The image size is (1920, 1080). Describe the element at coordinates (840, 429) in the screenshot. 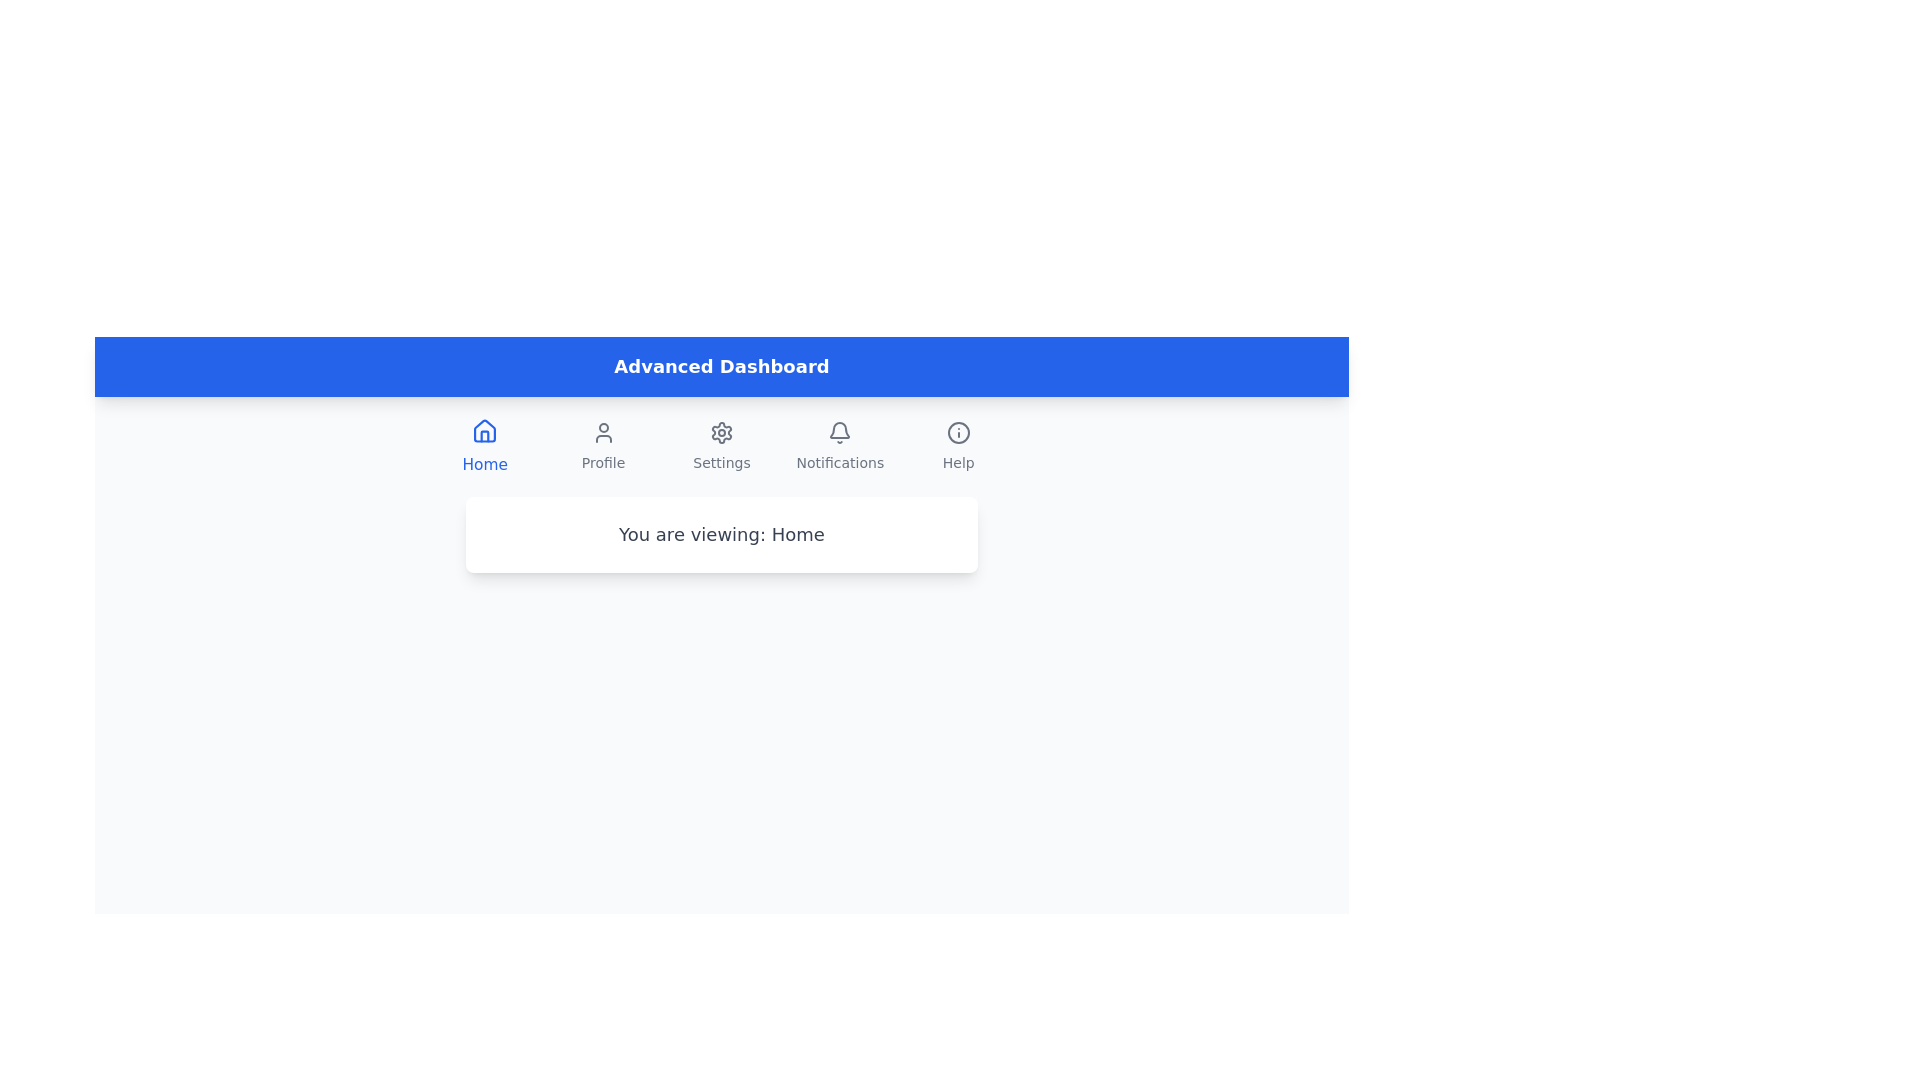

I see `the bell icon located in the top navigation bar, which is the fourth item from the left, next to the Settings gear icon and the Help icon` at that location.